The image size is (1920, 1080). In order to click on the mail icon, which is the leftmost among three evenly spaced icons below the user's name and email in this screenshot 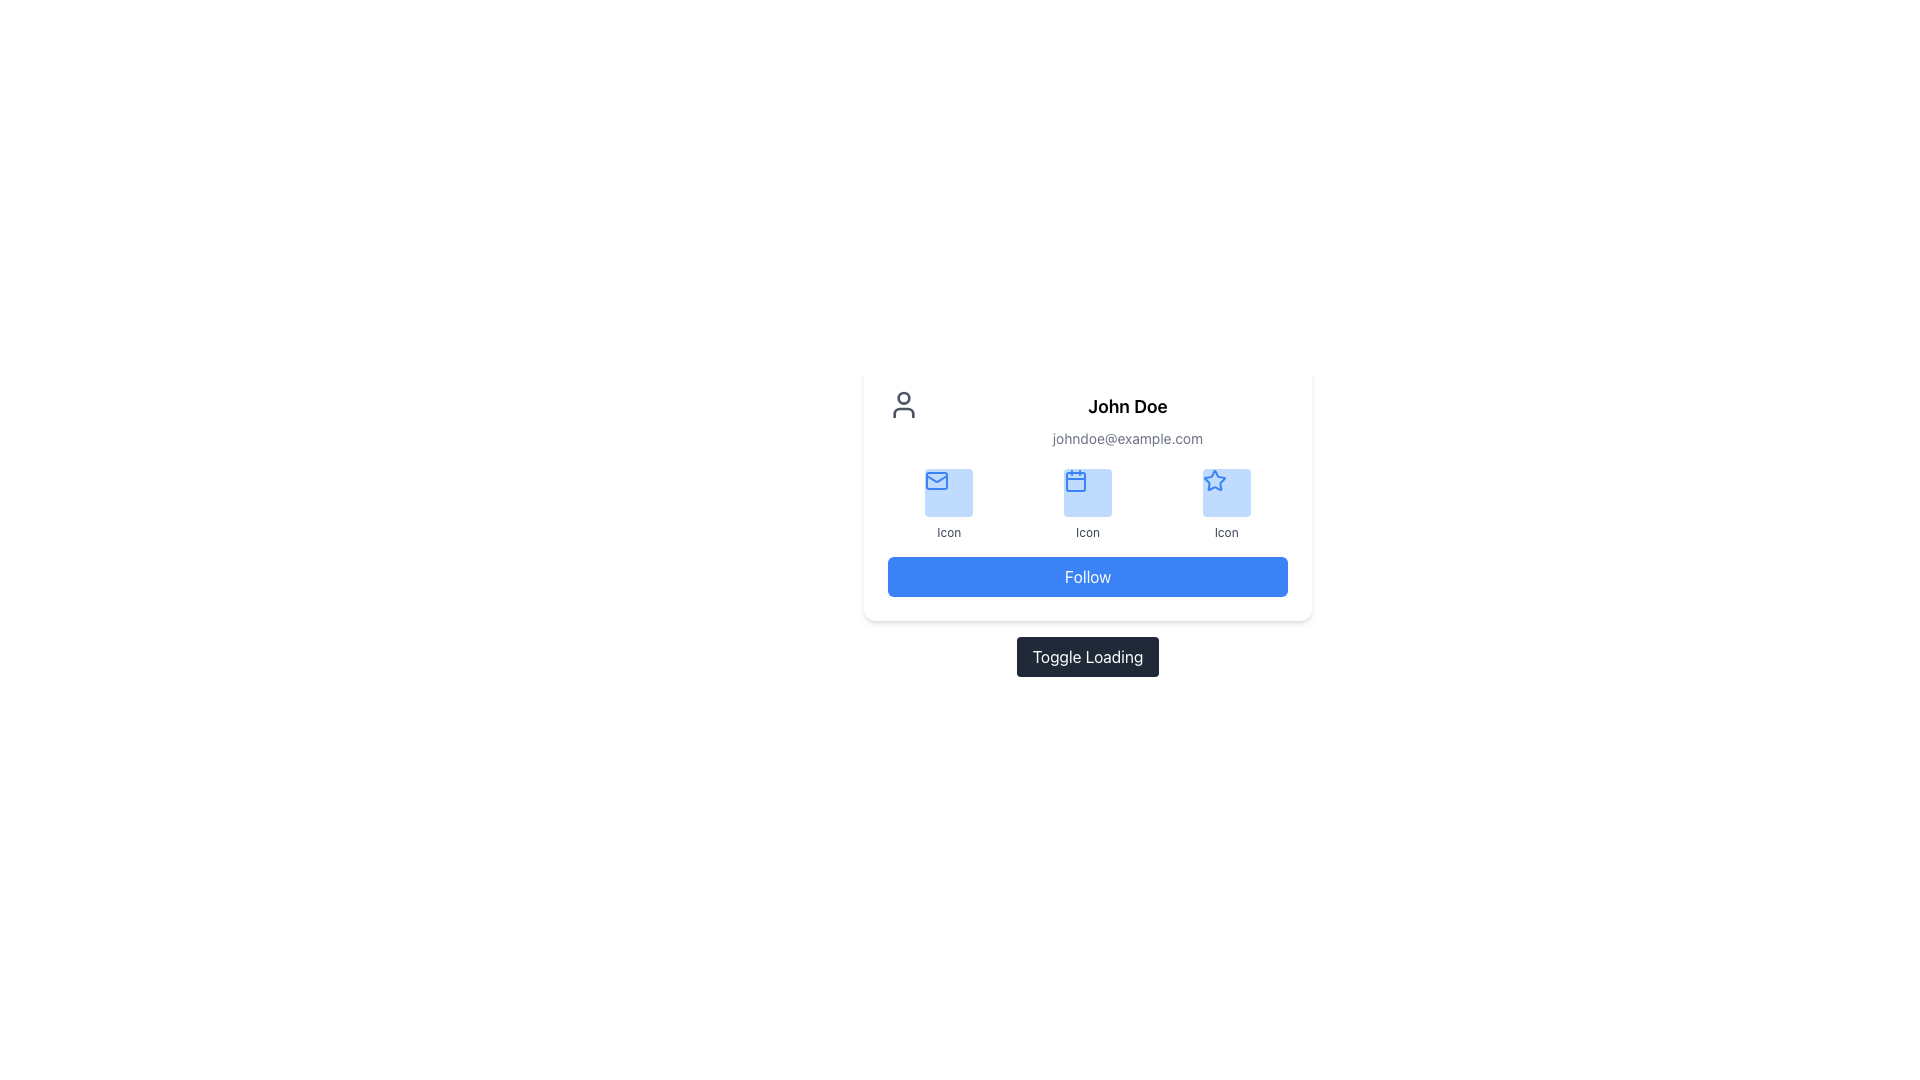, I will do `click(936, 481)`.